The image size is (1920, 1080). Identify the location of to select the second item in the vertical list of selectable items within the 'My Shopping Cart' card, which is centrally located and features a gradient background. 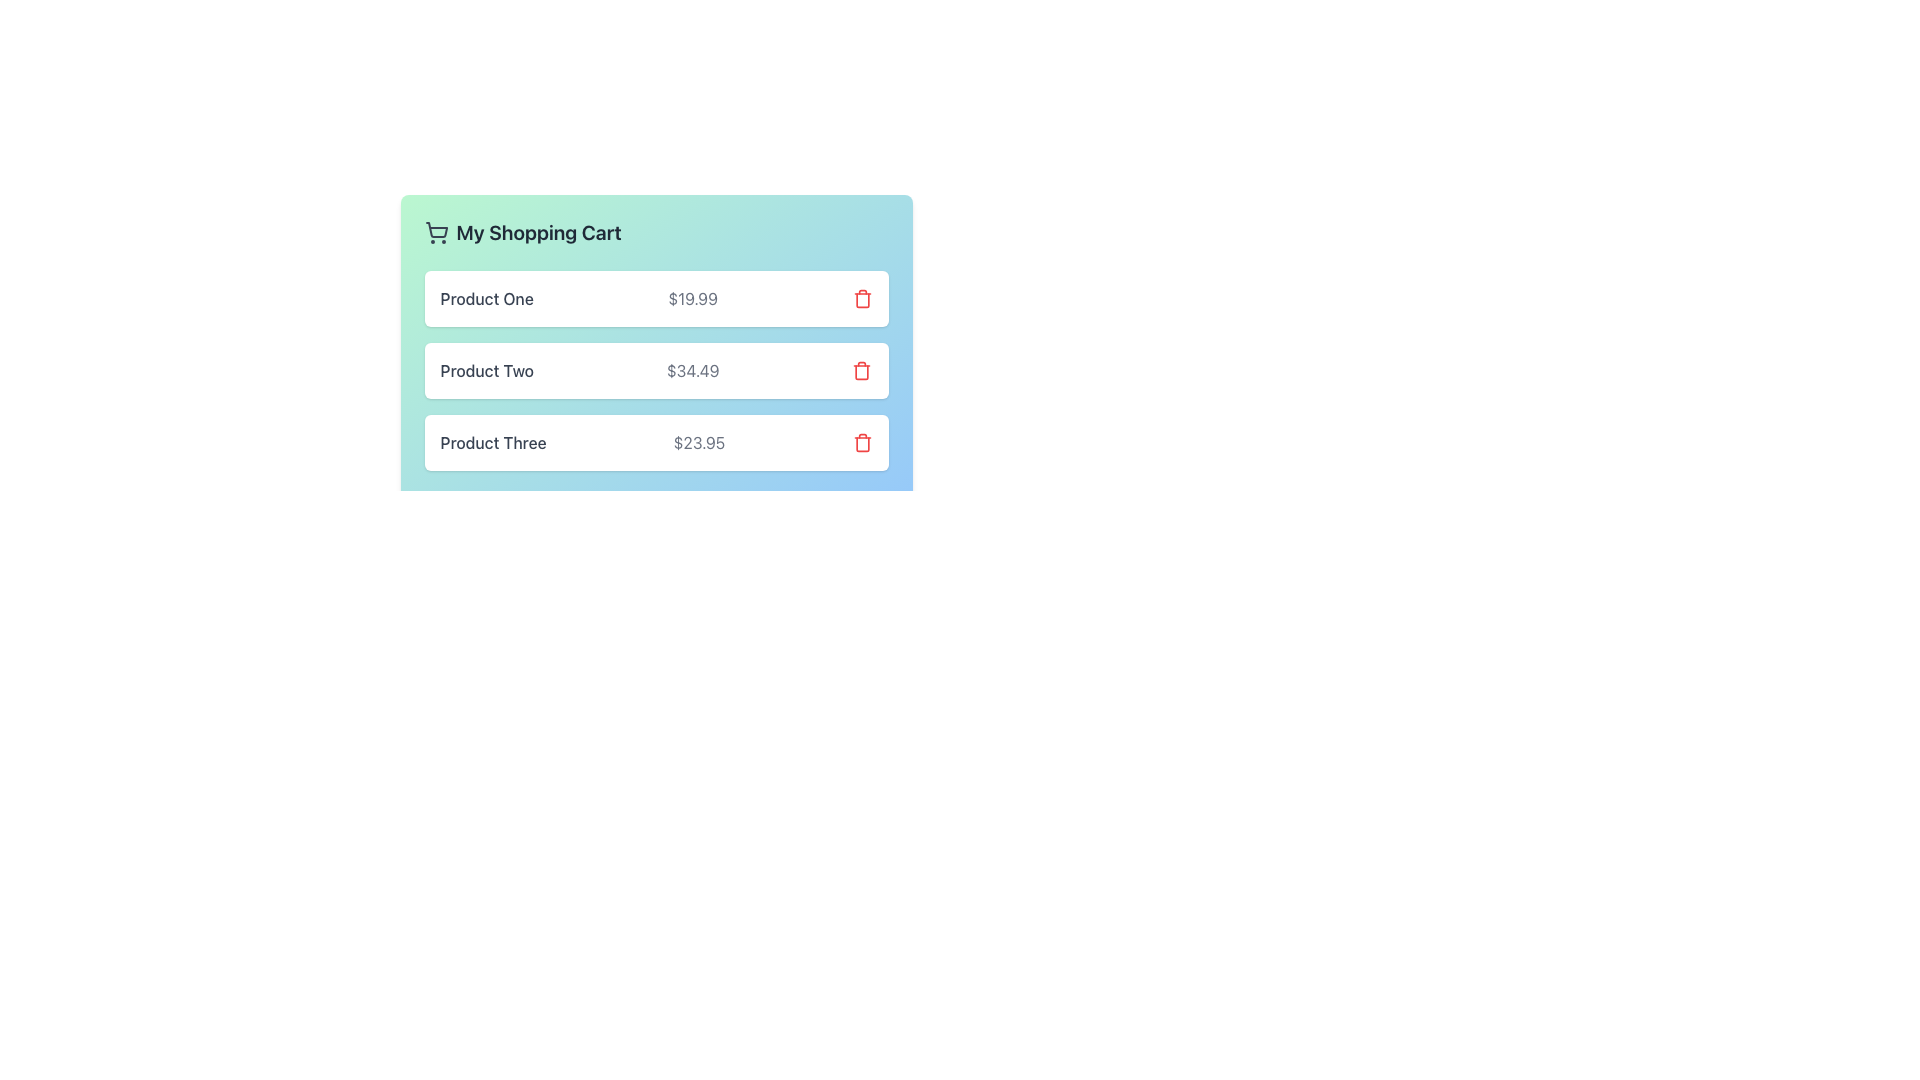
(656, 370).